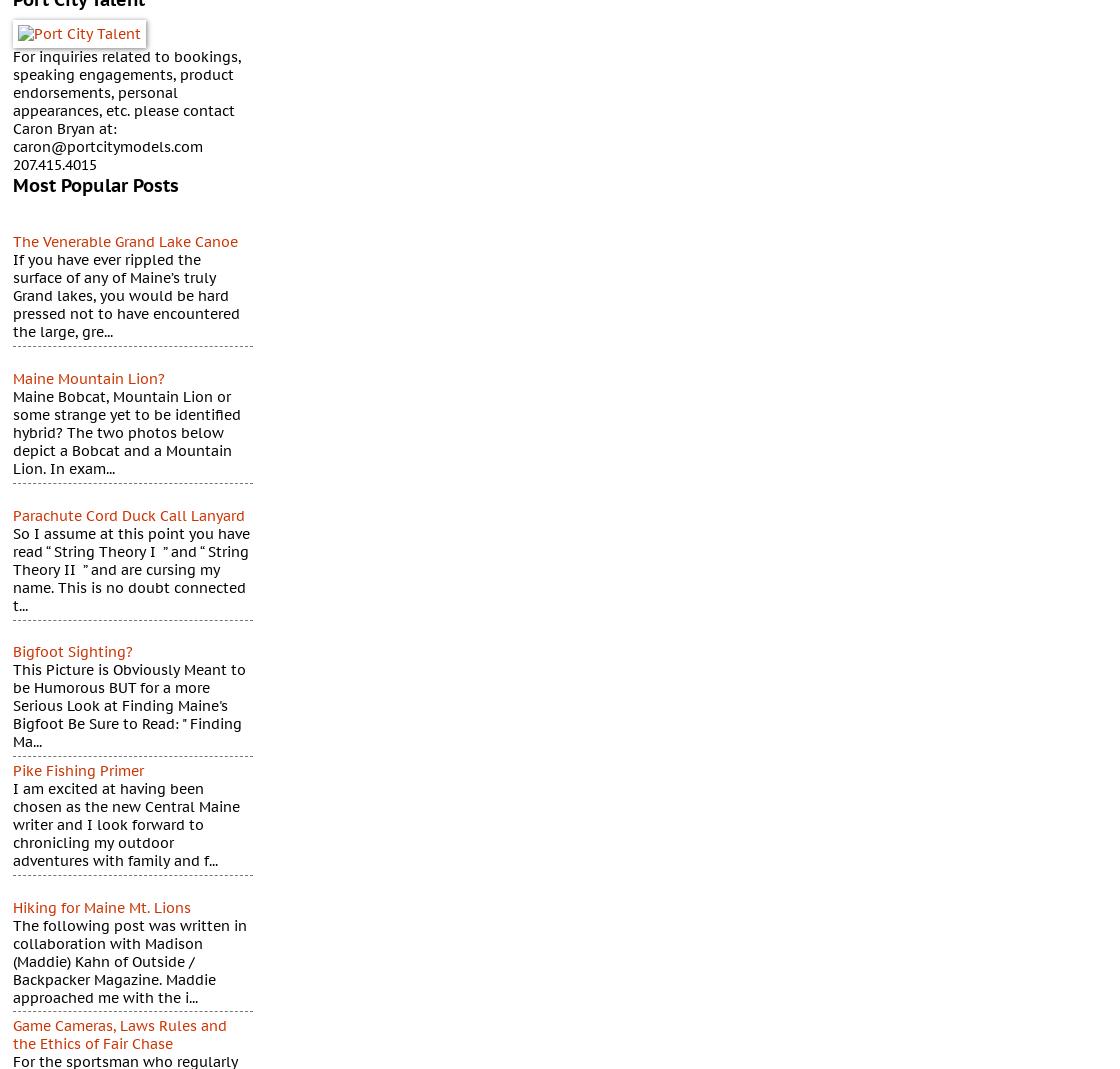  I want to click on 'Maine Bobcat, Mountain Lion or some strange yet to be identified hybrid? The two photos below depict a Bobcat and a Mountain Lion. In exam...', so click(12, 432).